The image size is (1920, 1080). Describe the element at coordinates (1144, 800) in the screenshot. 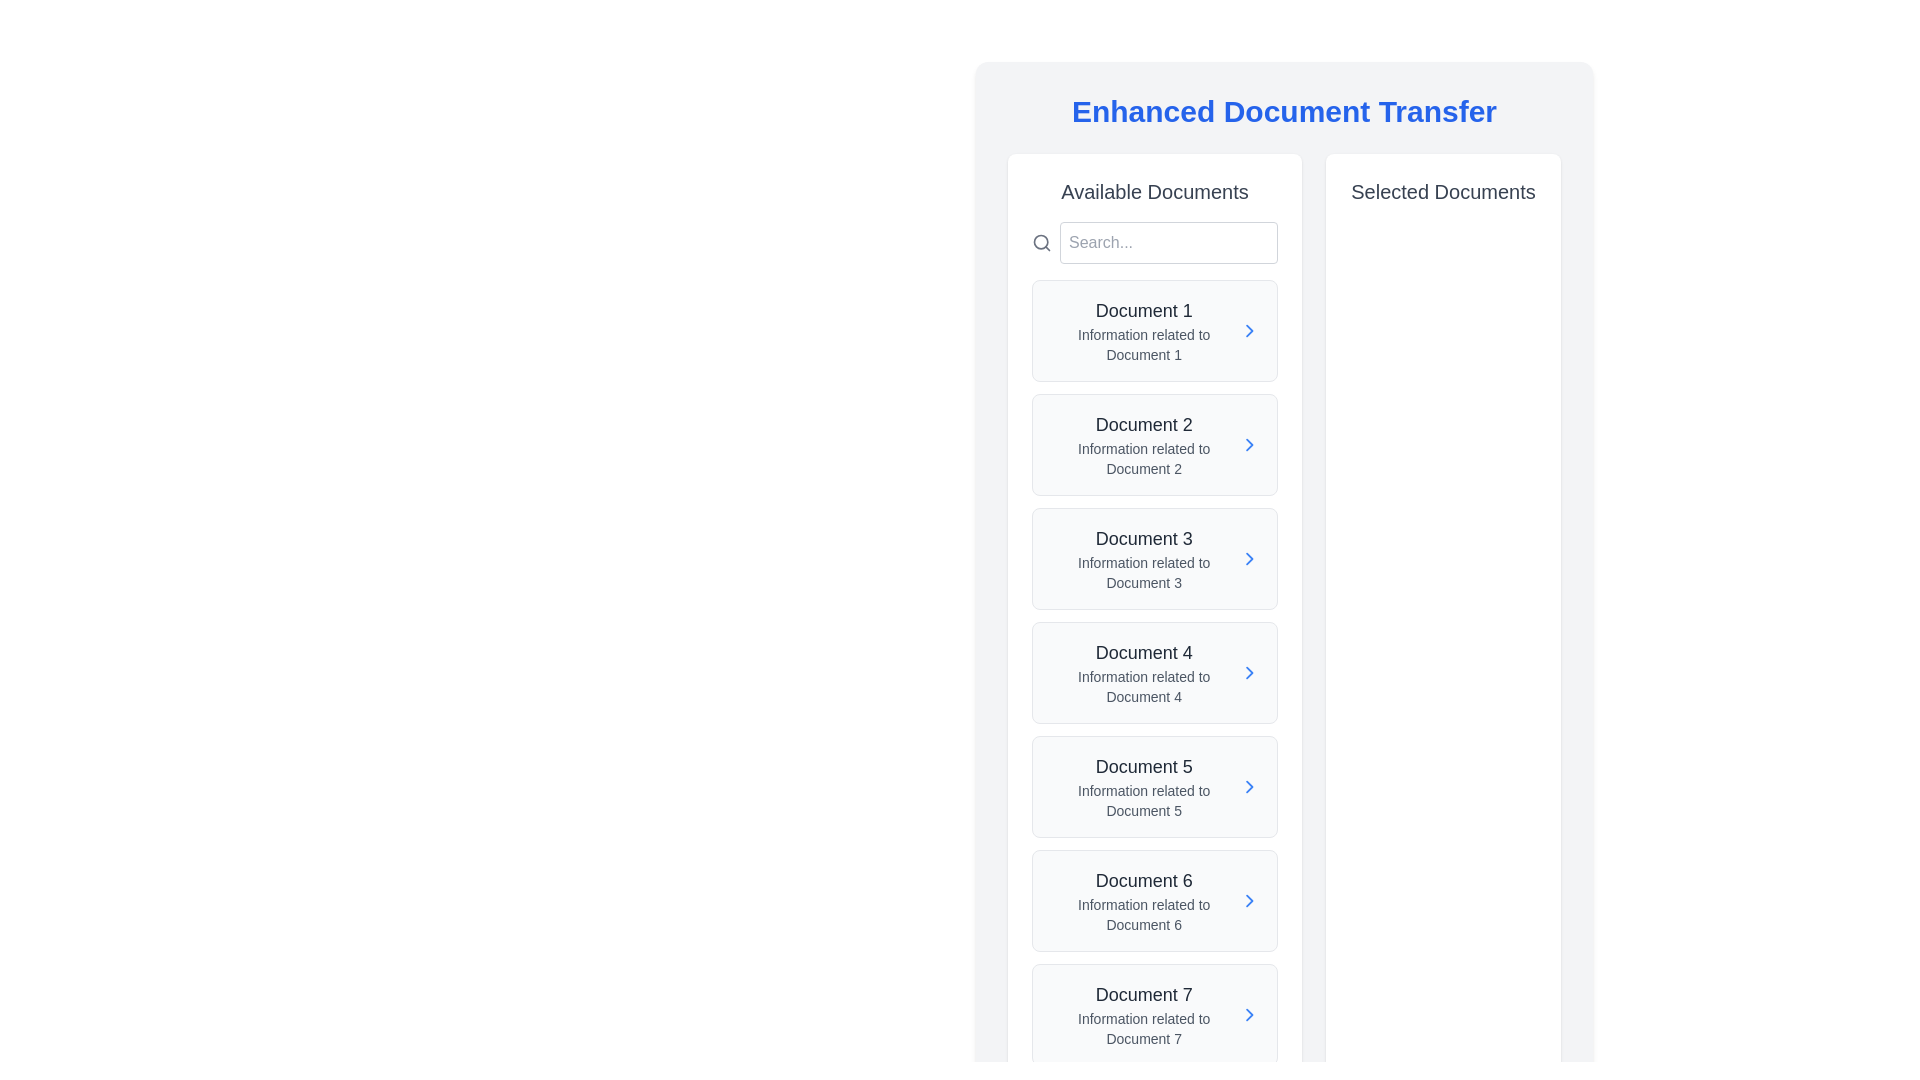

I see `the static text label providing additional information about 'Document 5' located under the 'Available Documents' list` at that location.